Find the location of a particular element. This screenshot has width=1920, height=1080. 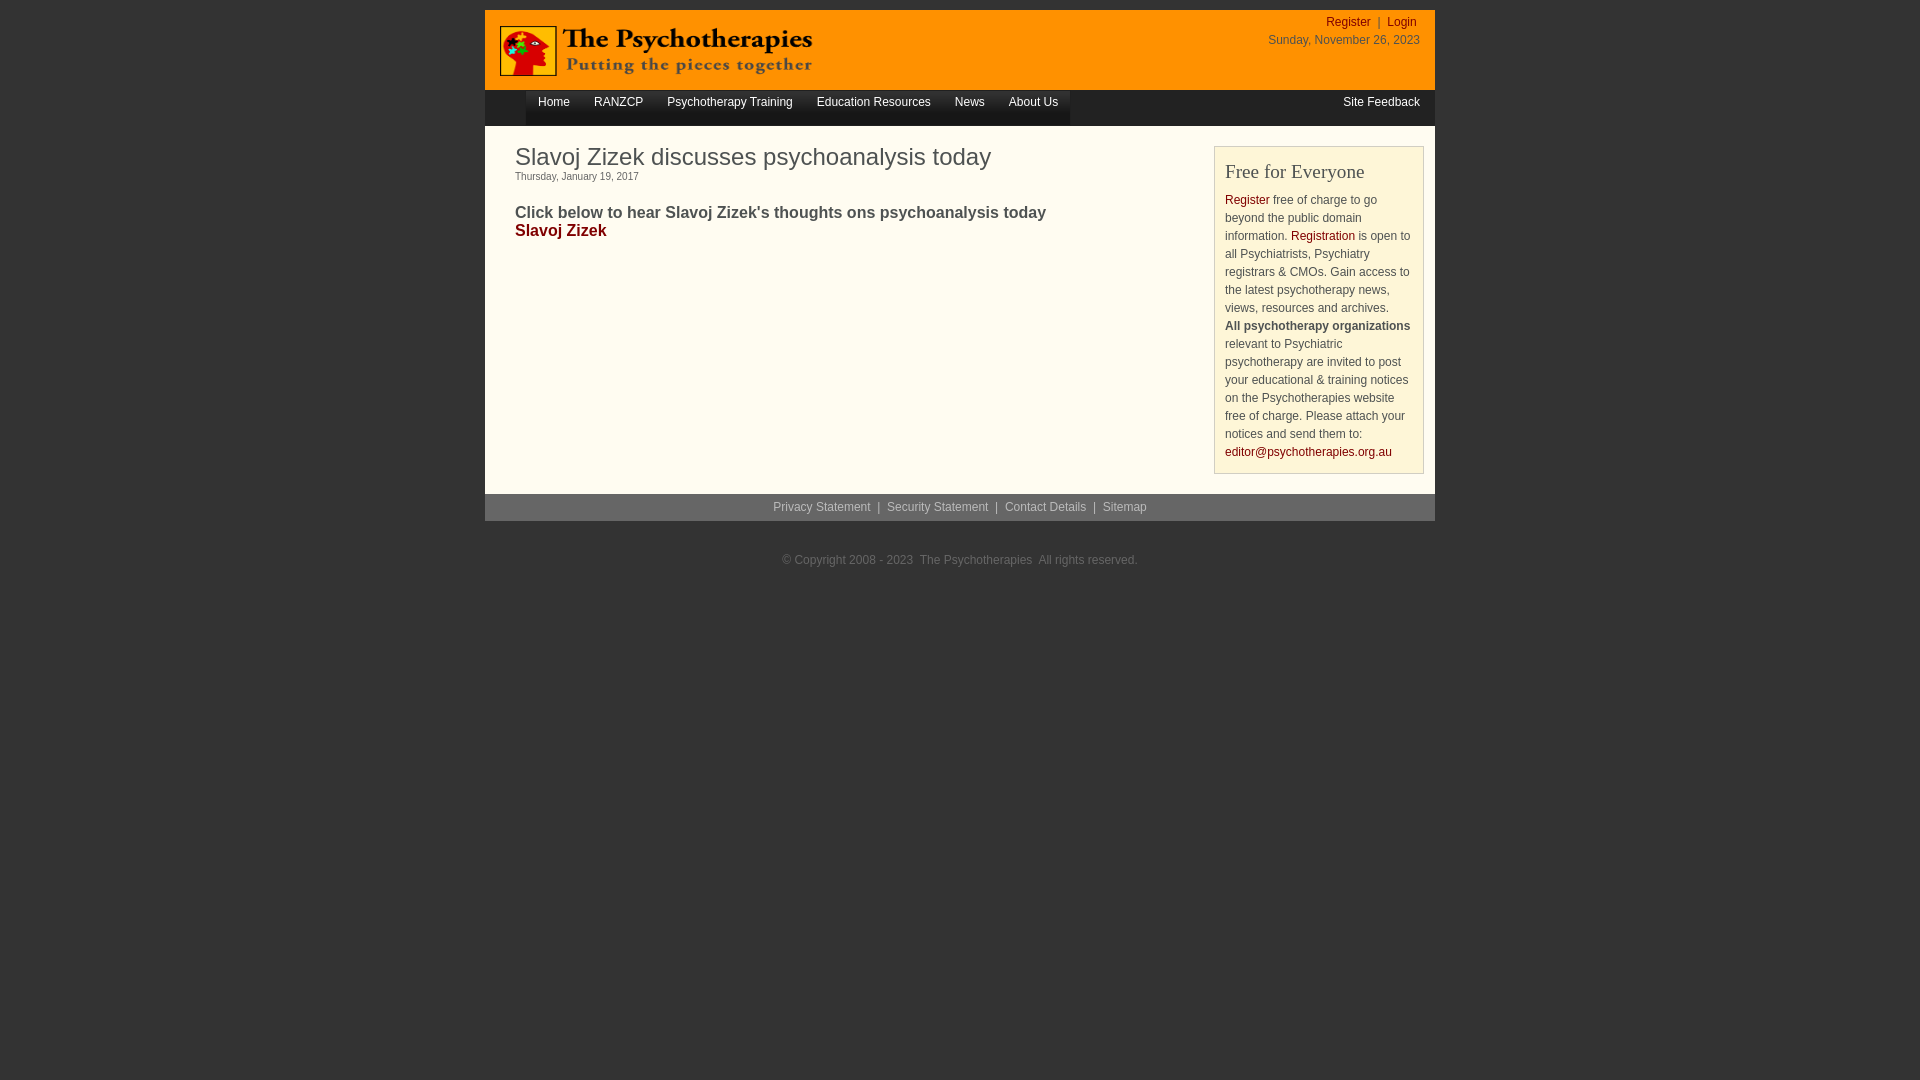

'Psychotherapy Training' is located at coordinates (654, 103).